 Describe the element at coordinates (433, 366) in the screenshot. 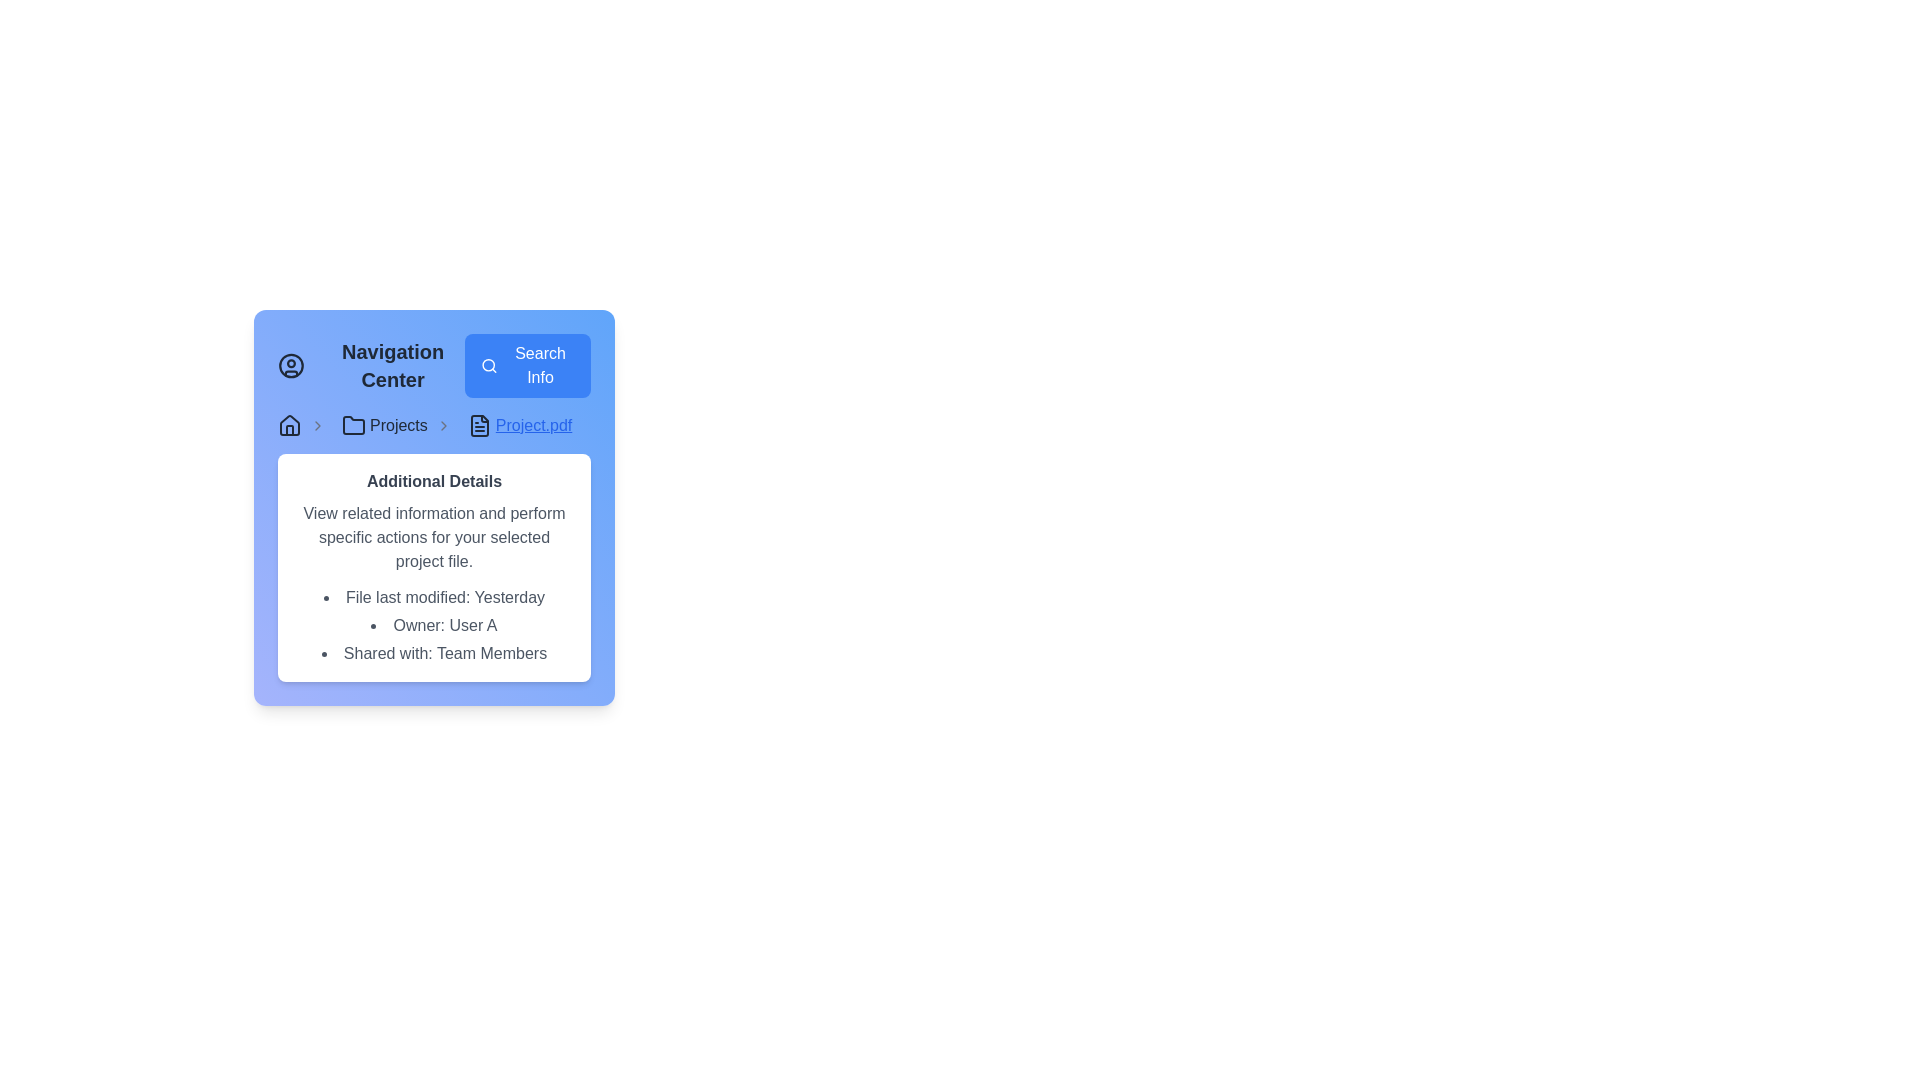

I see `the 'Navigation Center' text in the header section of the card` at that location.